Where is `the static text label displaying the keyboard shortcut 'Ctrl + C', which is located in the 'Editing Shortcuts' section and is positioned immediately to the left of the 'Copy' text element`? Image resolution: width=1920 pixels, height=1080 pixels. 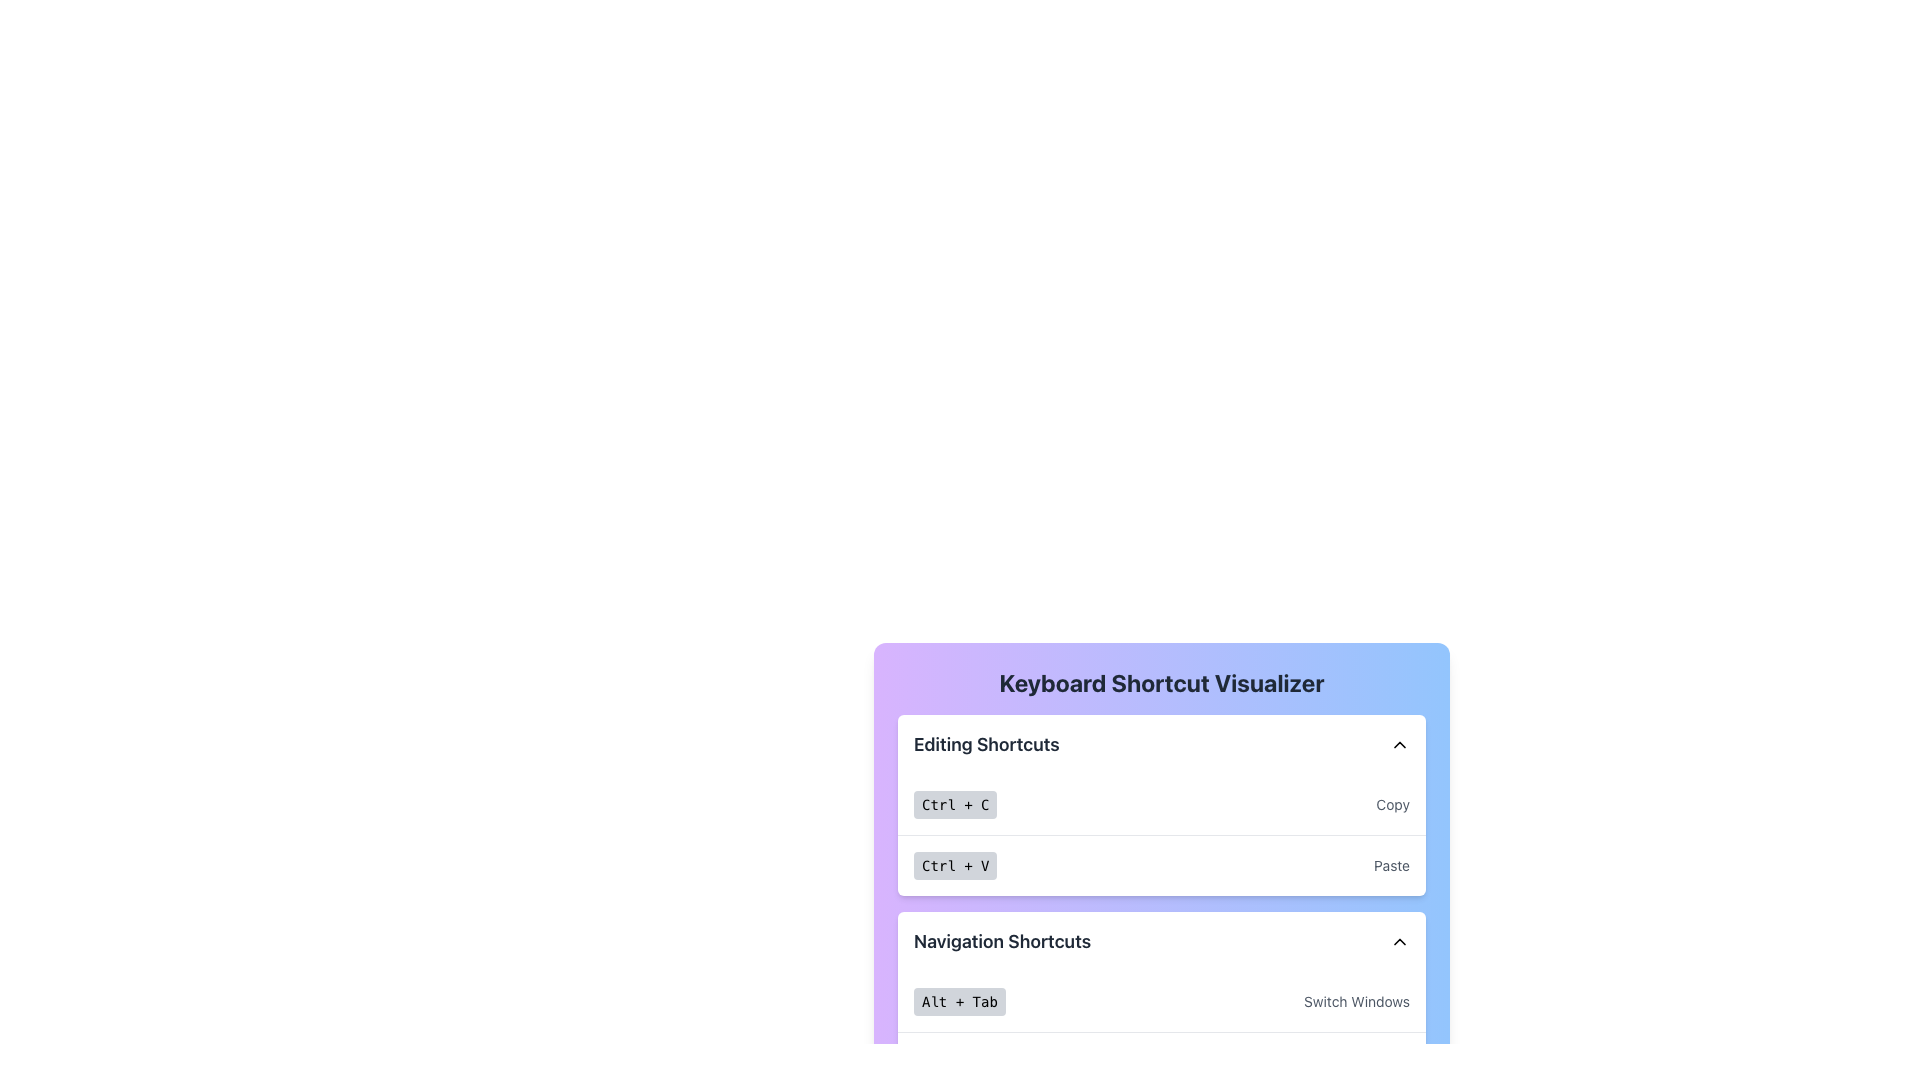 the static text label displaying the keyboard shortcut 'Ctrl + C', which is located in the 'Editing Shortcuts' section and is positioned immediately to the left of the 'Copy' text element is located at coordinates (954, 804).